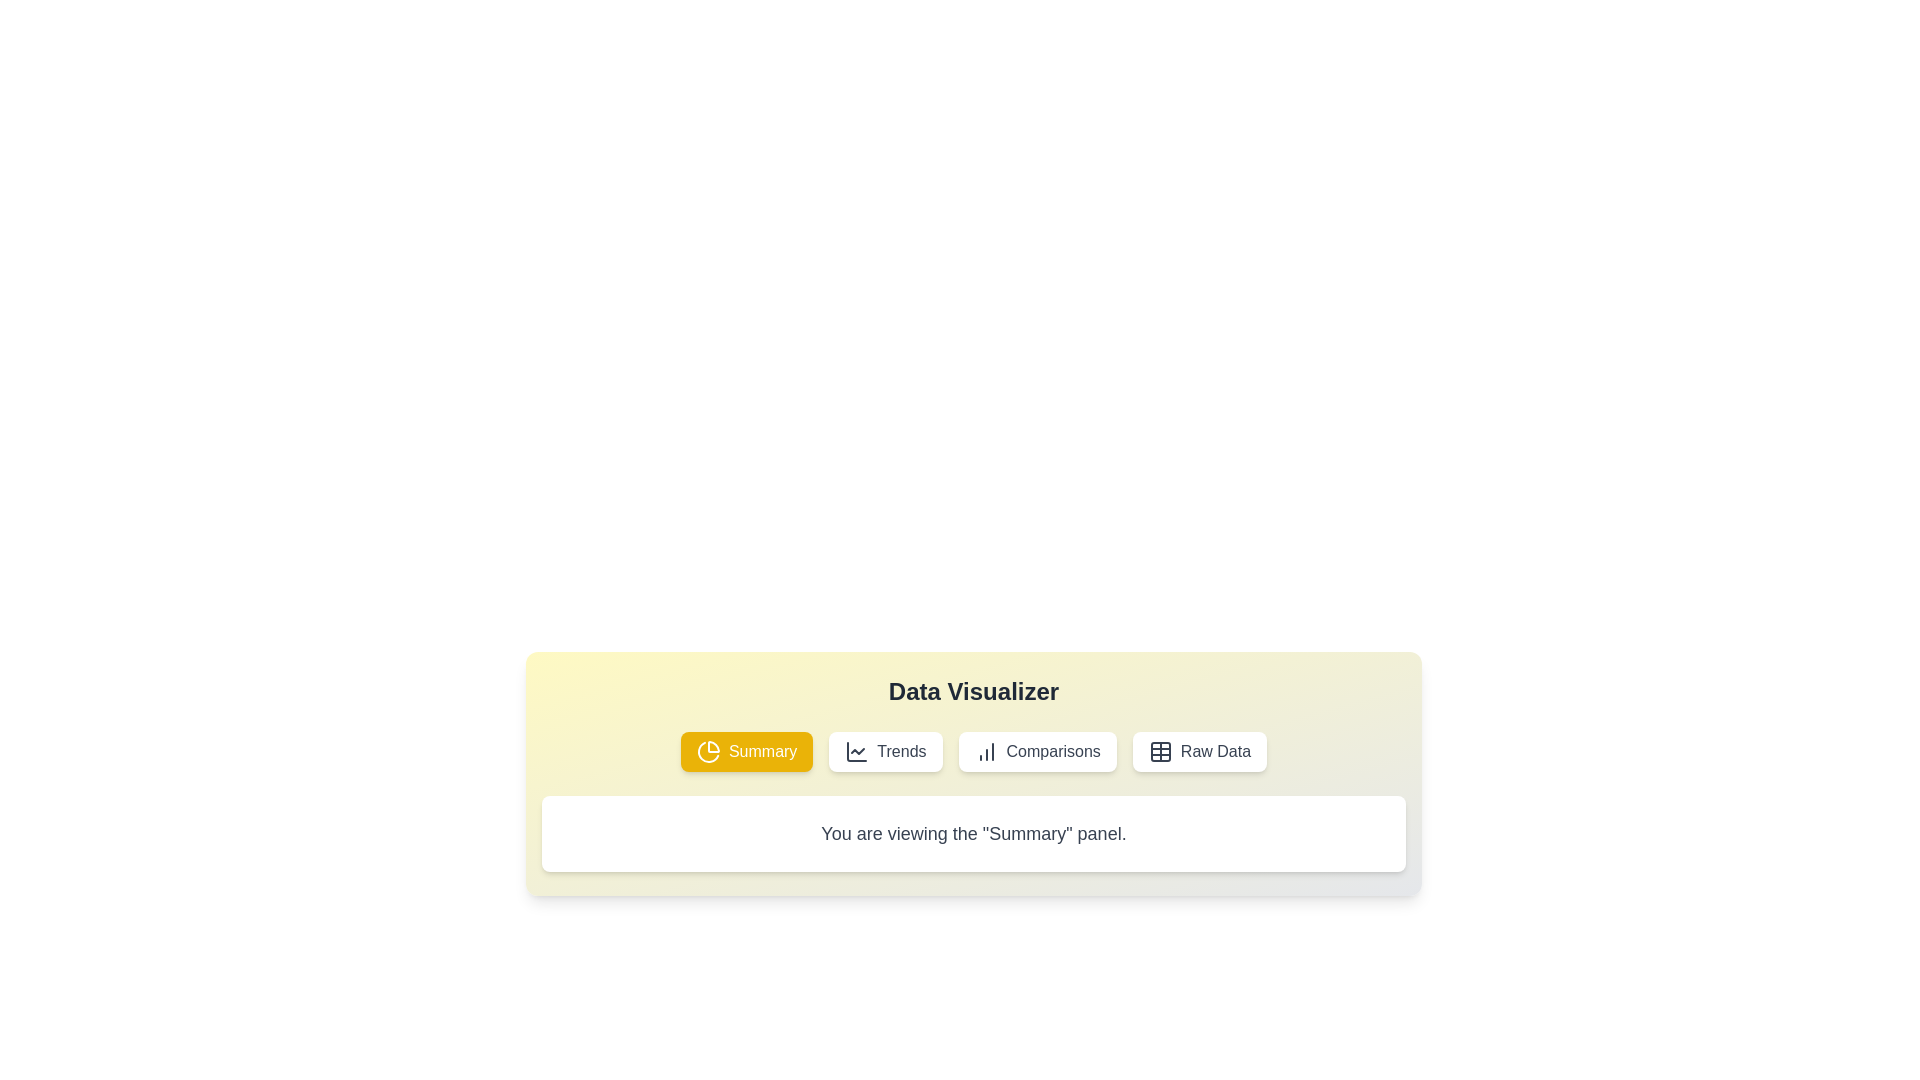 The image size is (1920, 1080). I want to click on the non-interactive text display box that shows the message 'You are viewing the "Summary" panel.', so click(974, 833).